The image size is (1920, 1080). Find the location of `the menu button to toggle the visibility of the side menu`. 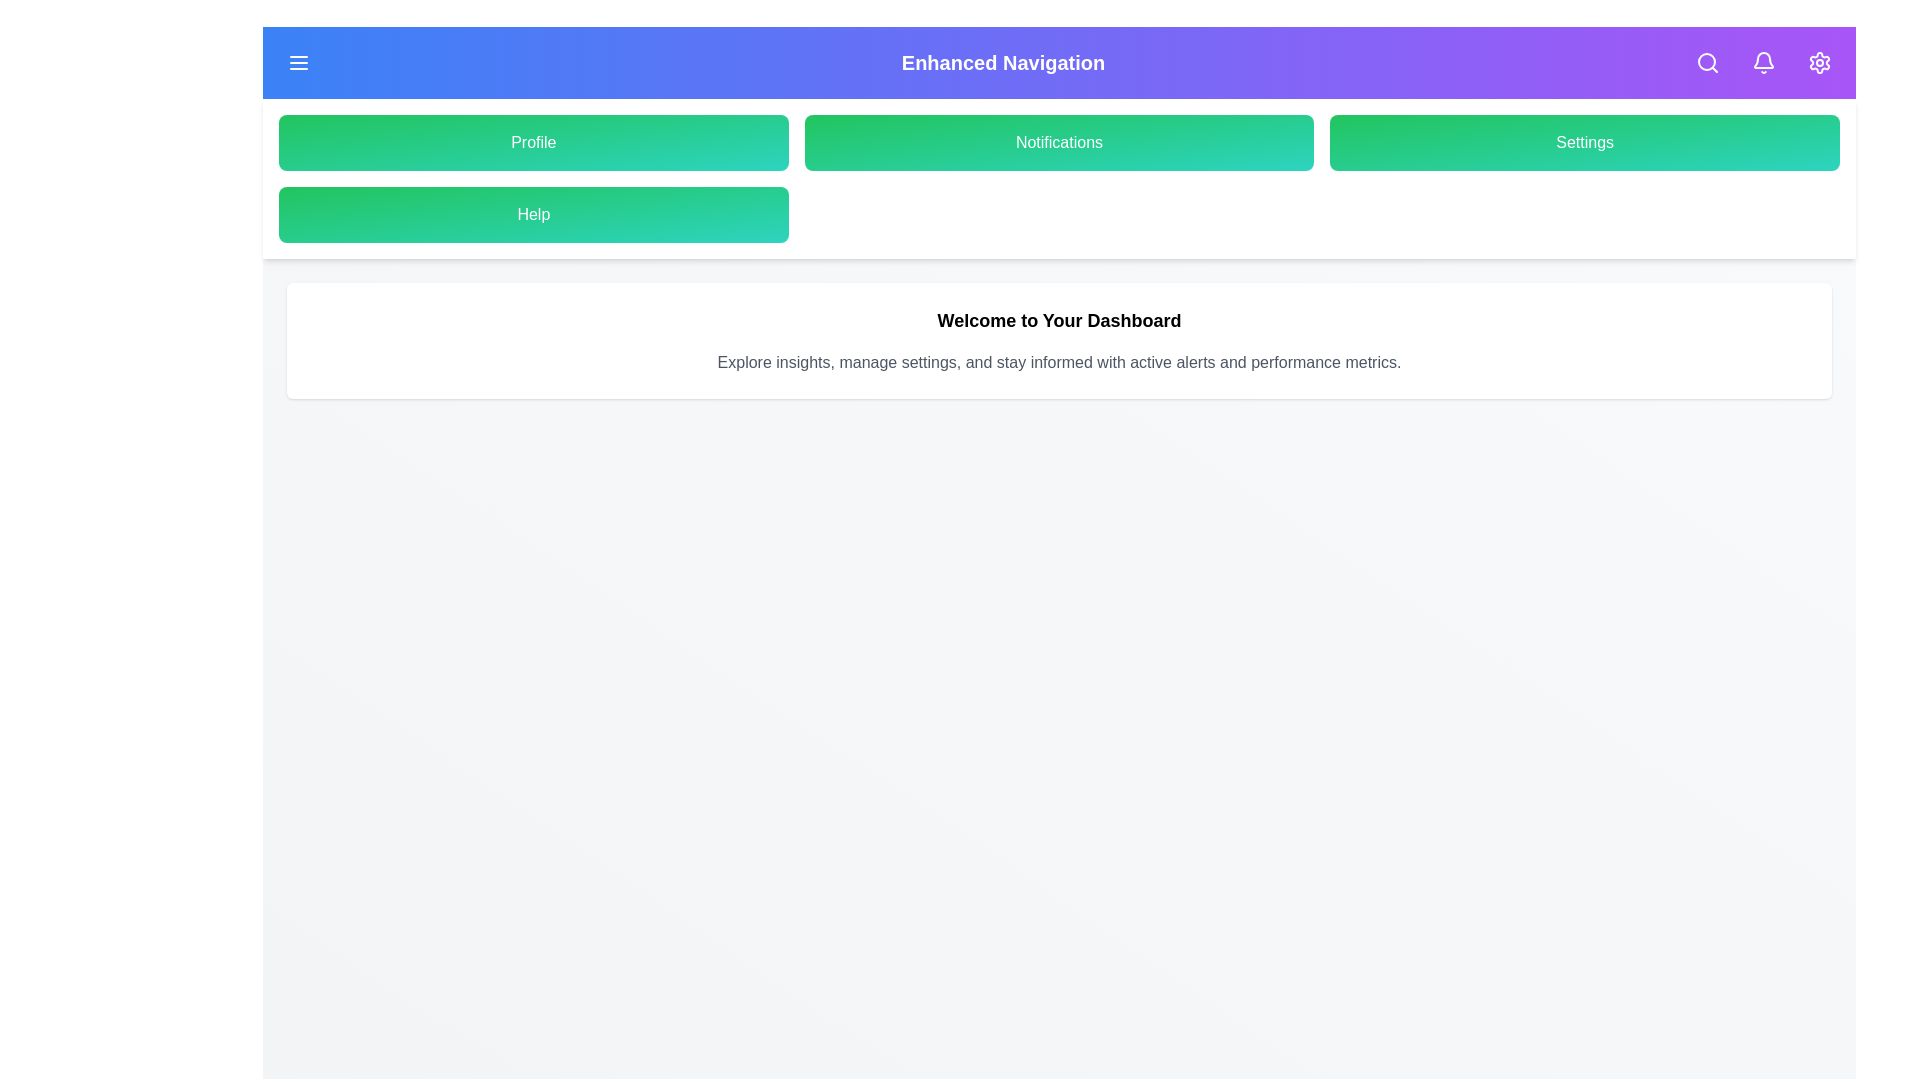

the menu button to toggle the visibility of the side menu is located at coordinates (297, 61).